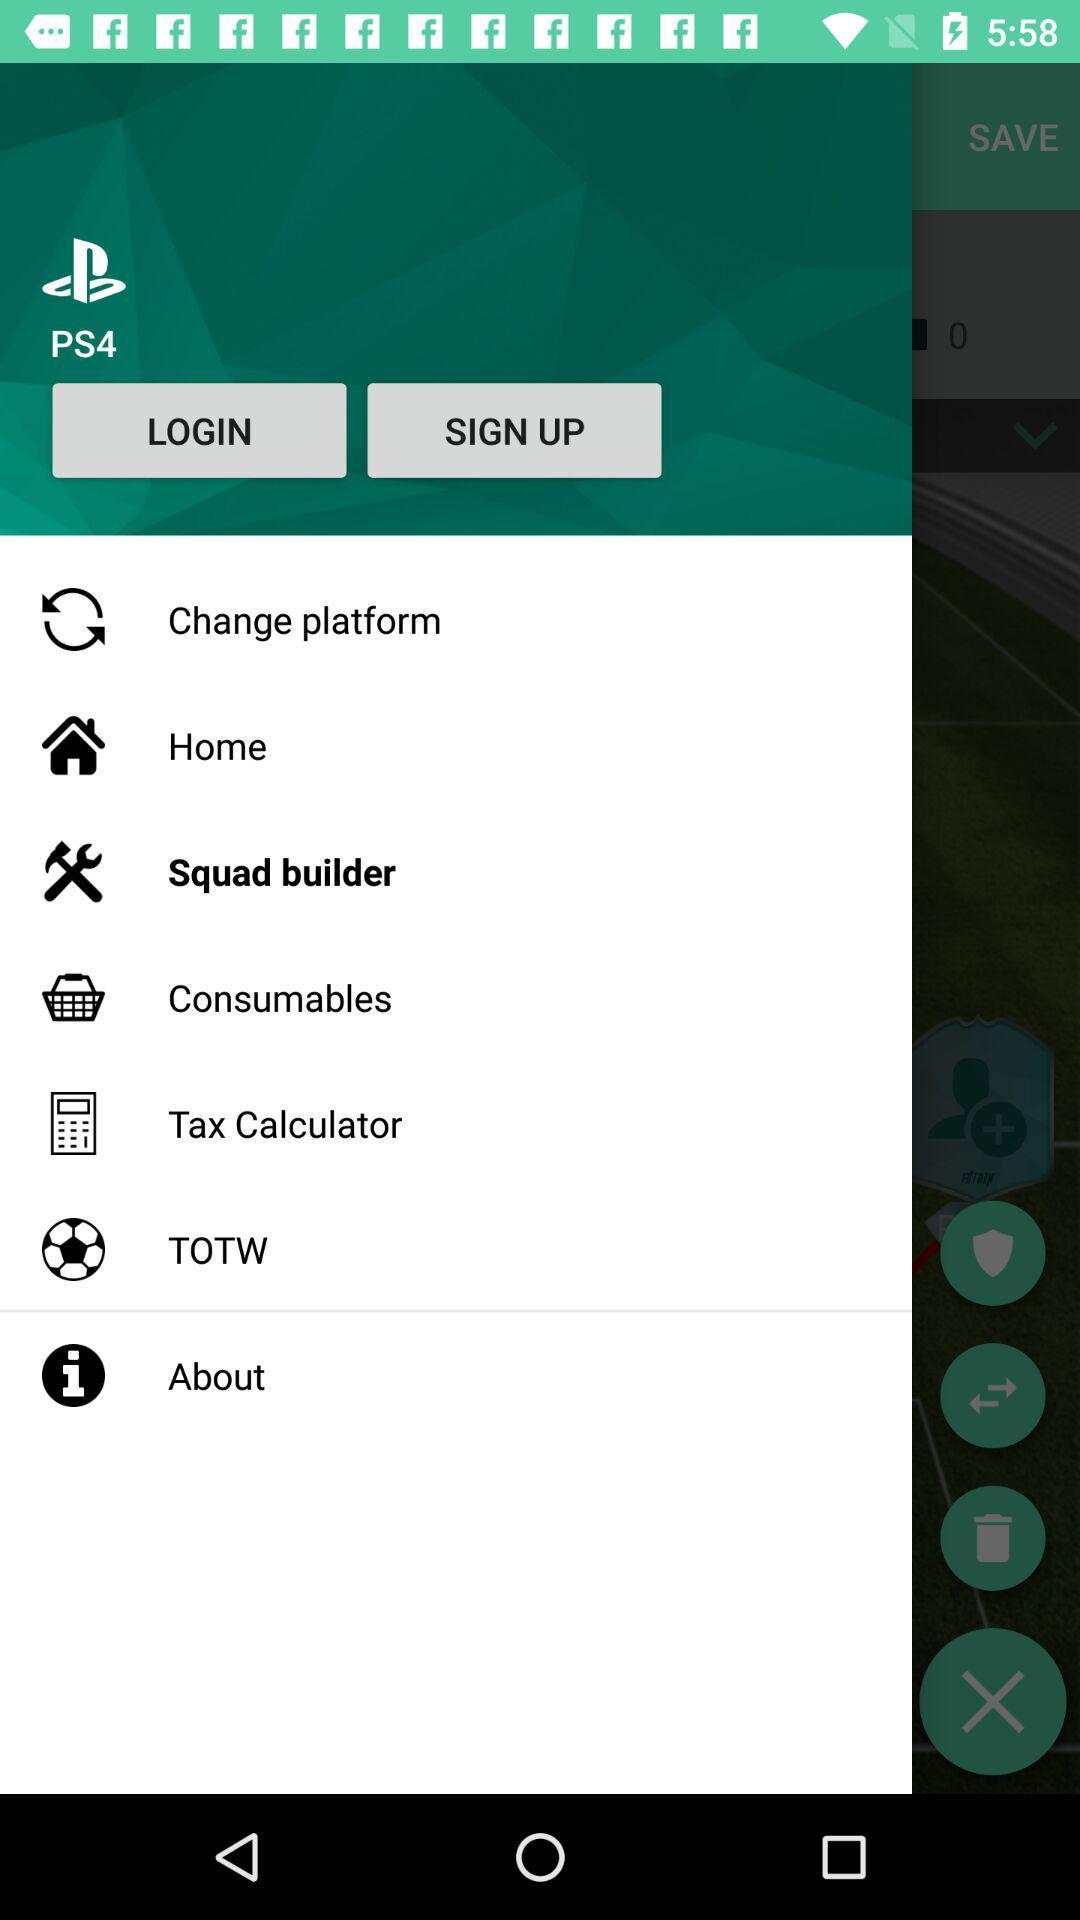 The width and height of the screenshot is (1080, 1920). I want to click on the expand_more icon, so click(1035, 434).